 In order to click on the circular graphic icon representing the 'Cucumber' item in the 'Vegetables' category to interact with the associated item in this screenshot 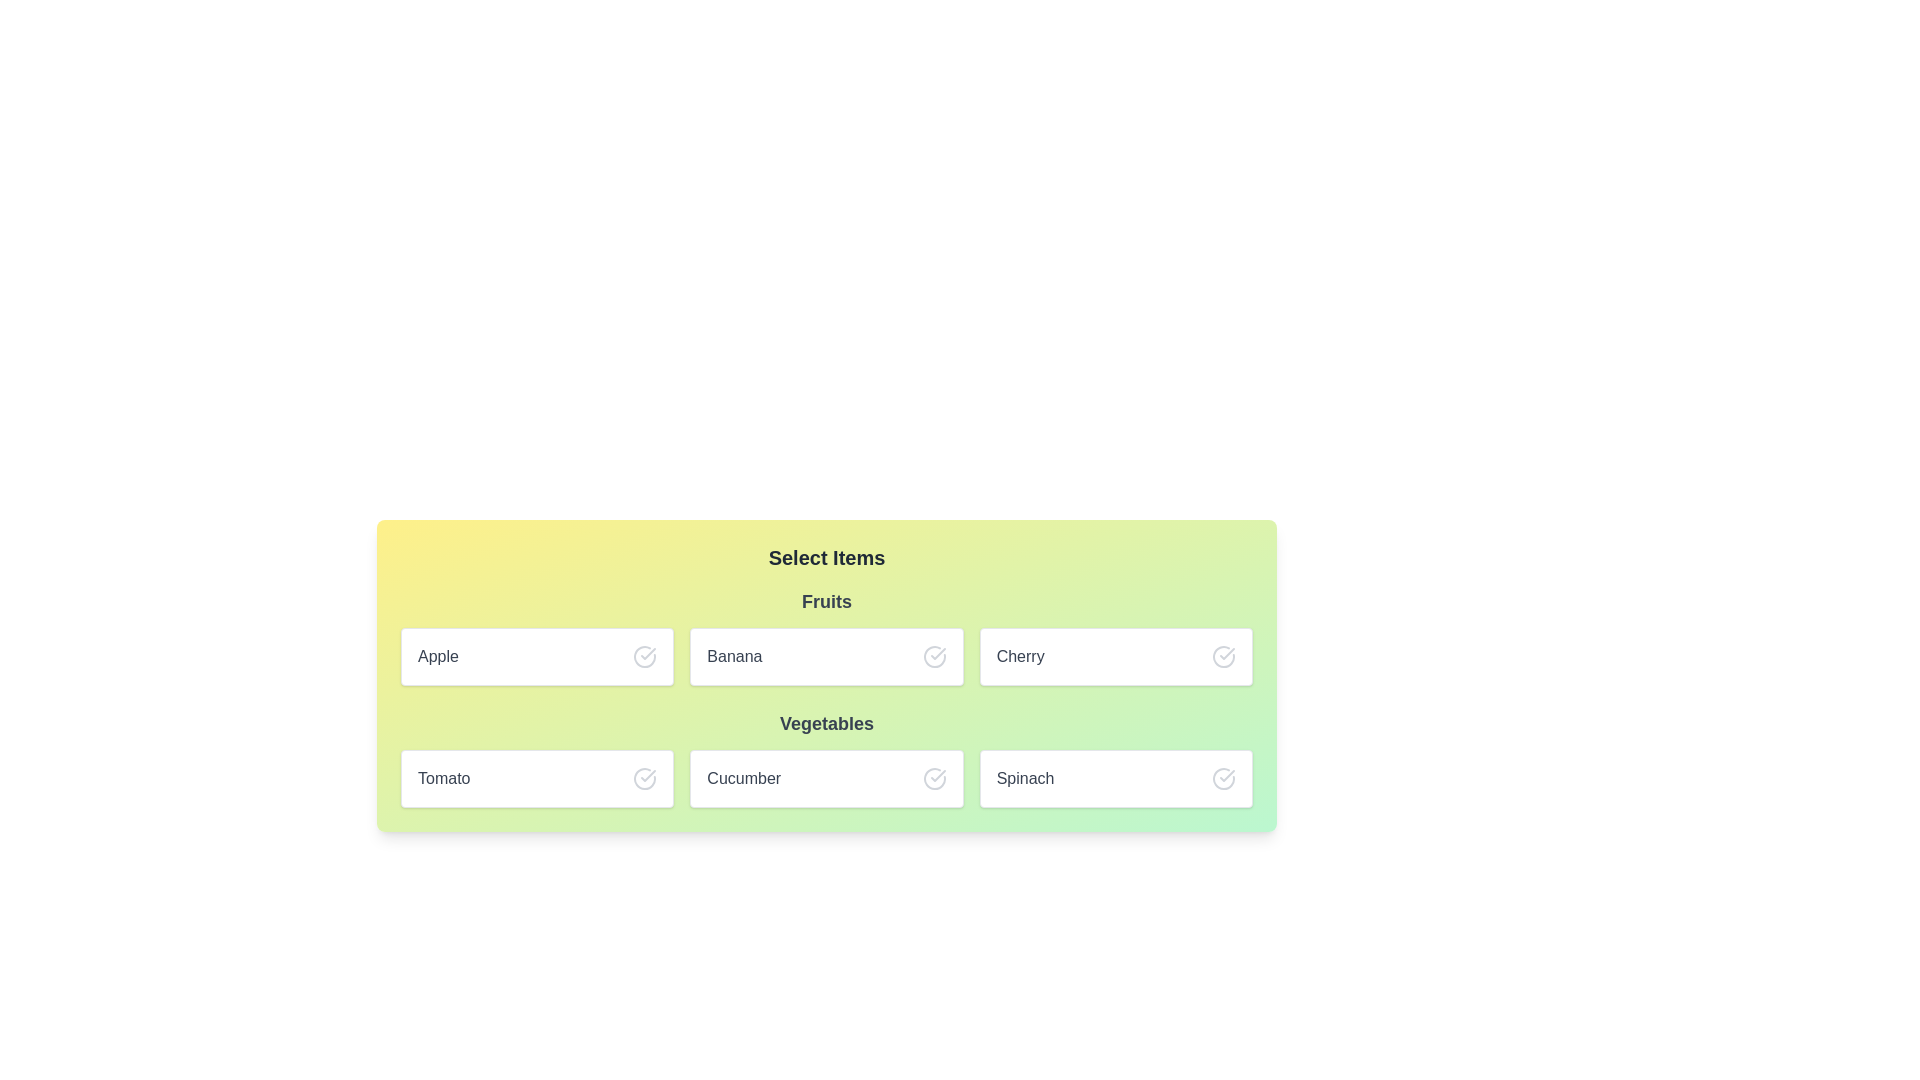, I will do `click(937, 774)`.